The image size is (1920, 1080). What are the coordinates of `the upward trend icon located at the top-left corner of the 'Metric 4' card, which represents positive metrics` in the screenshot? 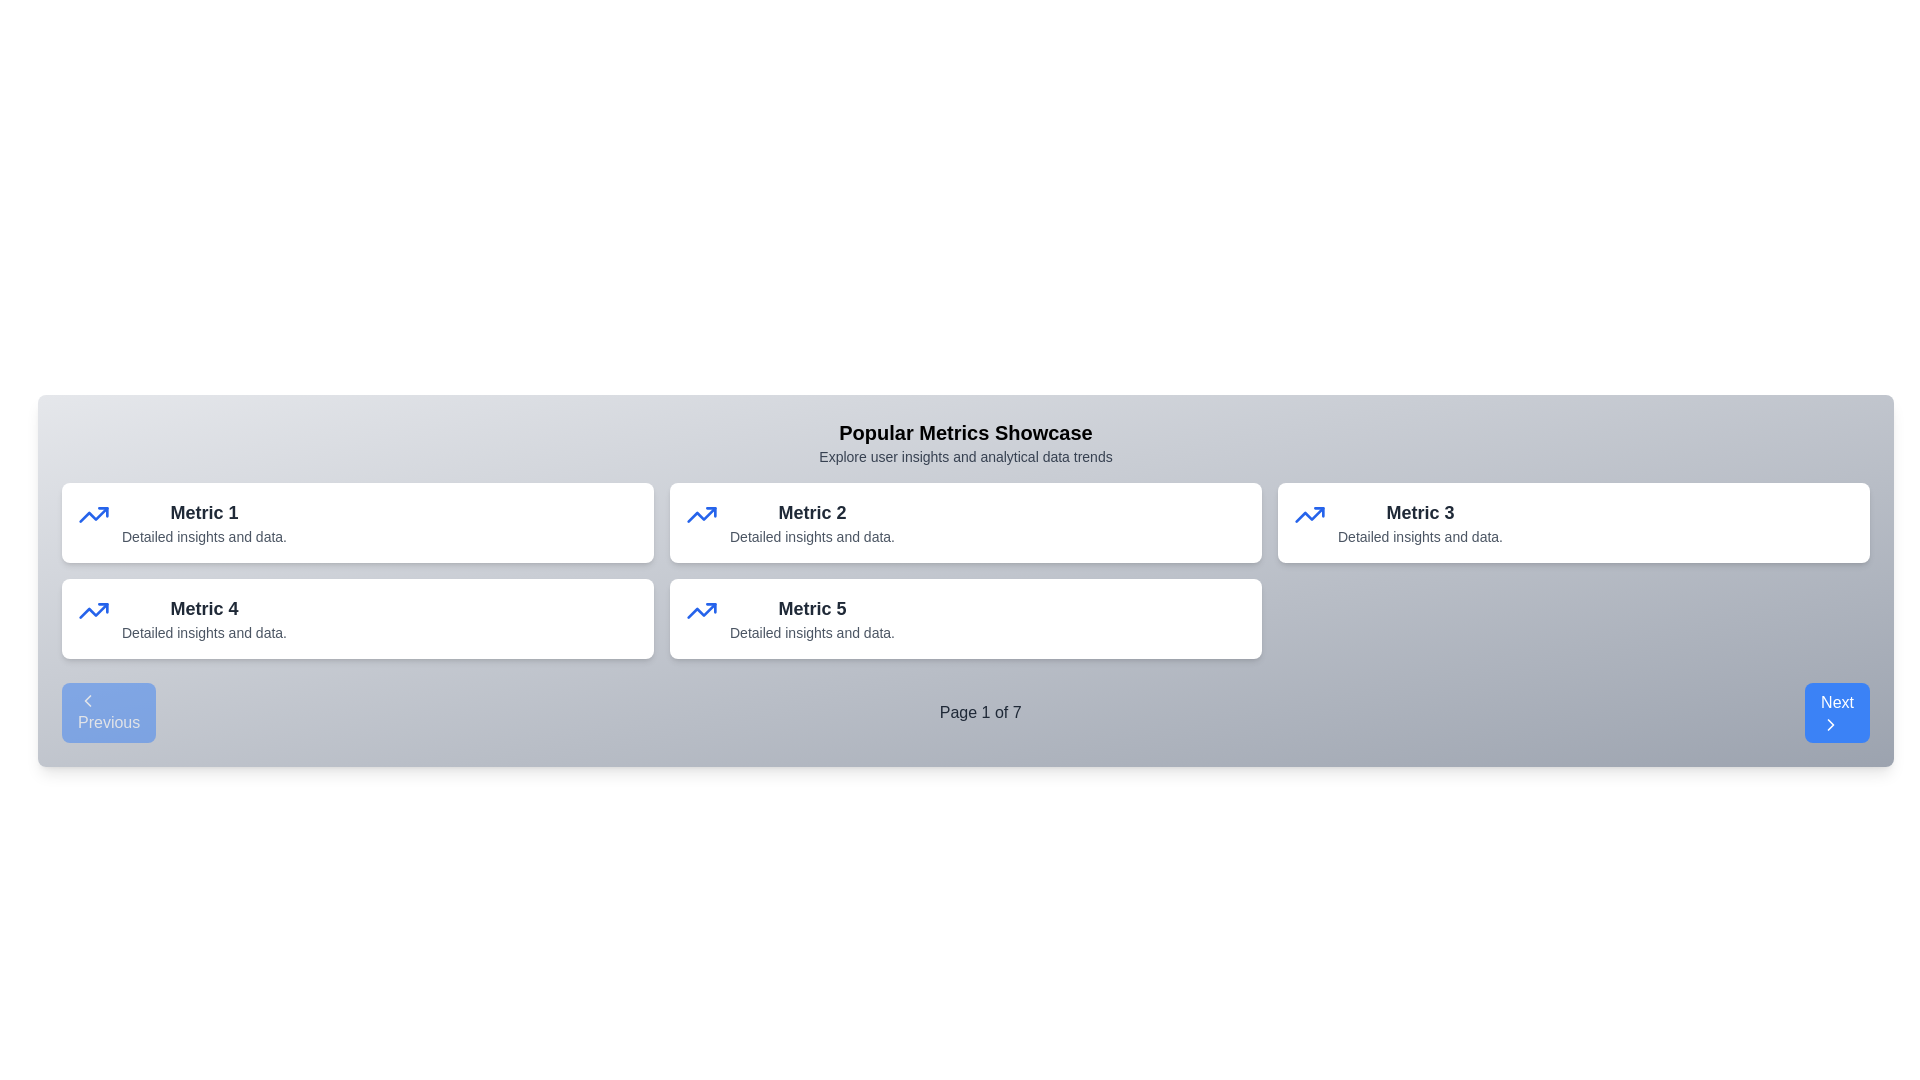 It's located at (93, 609).